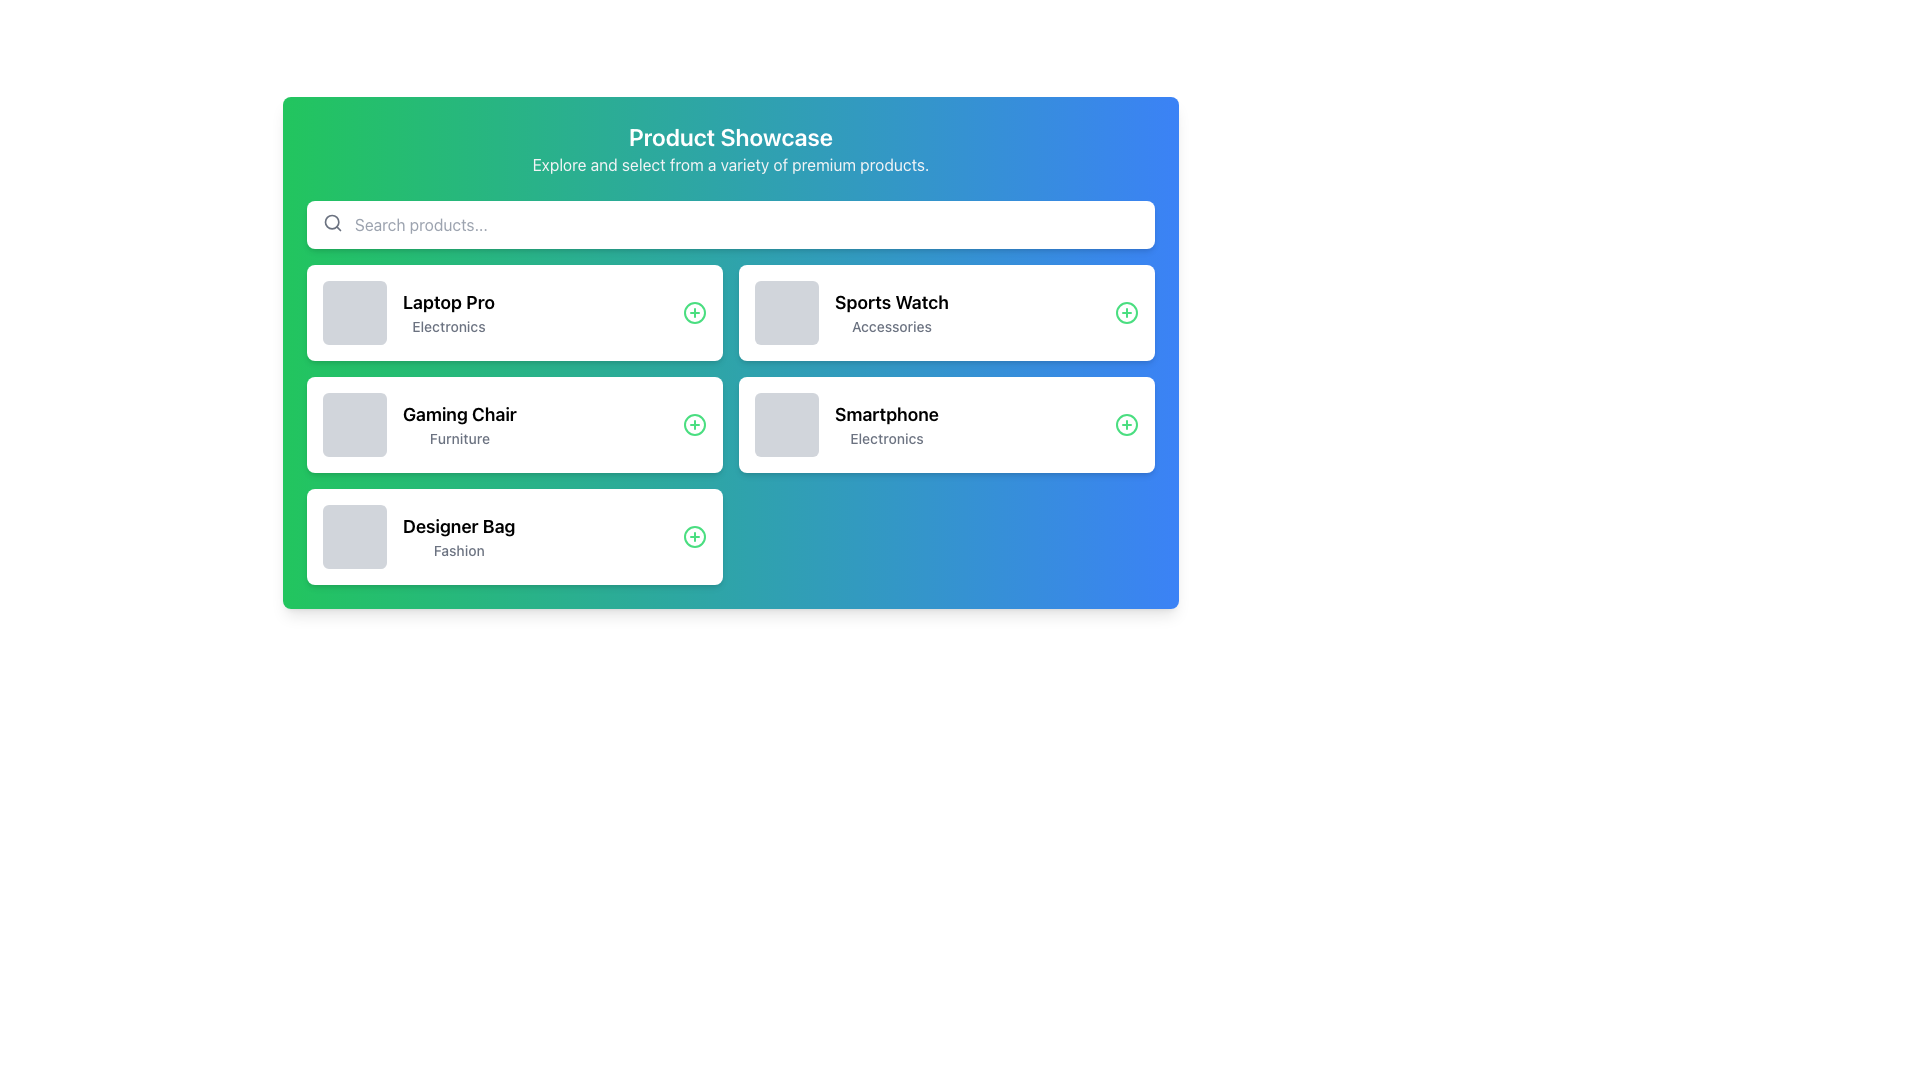 The width and height of the screenshot is (1920, 1080). Describe the element at coordinates (458, 526) in the screenshot. I see `the content of the Text label that serves as a descriptive title for a specific product item, located above the text 'Fashion' in the third item of the vertical list on the left side` at that location.